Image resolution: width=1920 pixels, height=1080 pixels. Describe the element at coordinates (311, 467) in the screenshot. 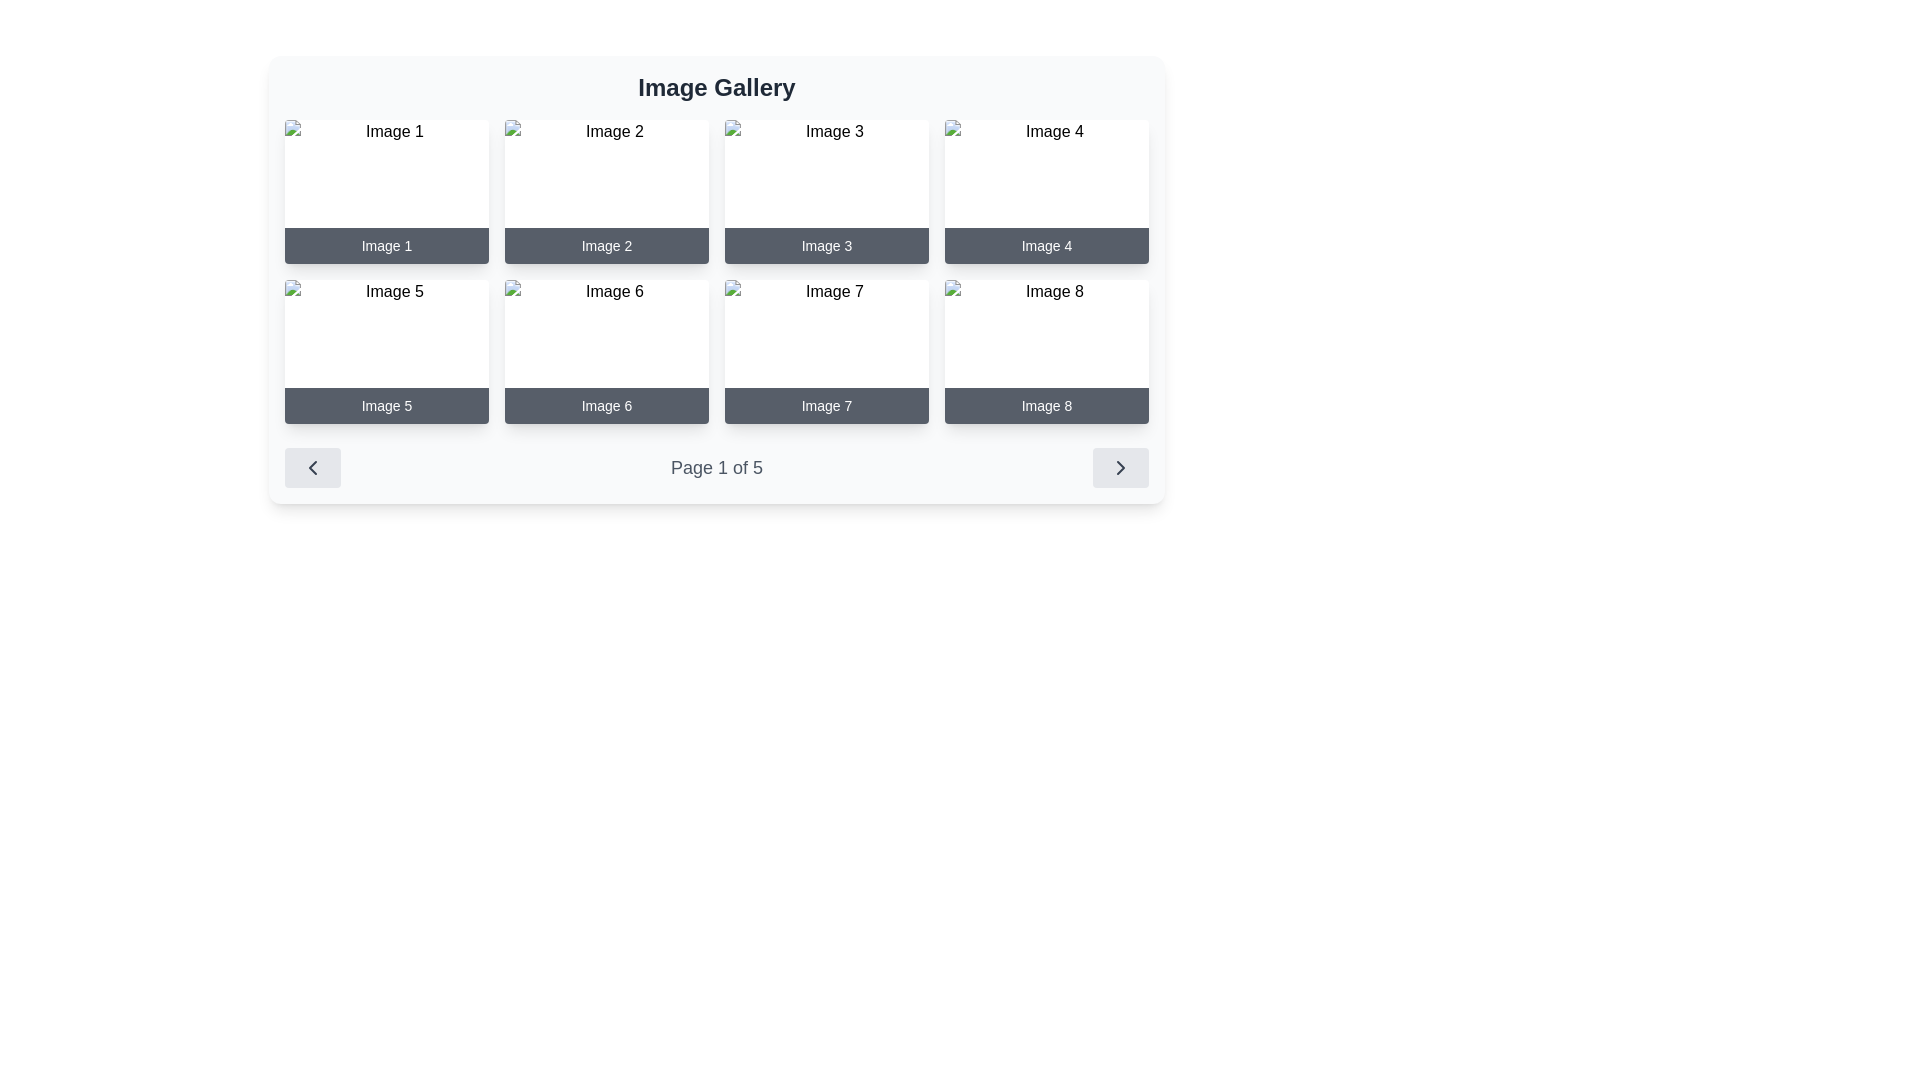

I see `the first navigation button with a light gray background and a leftward arrow icon to trigger hover effects` at that location.